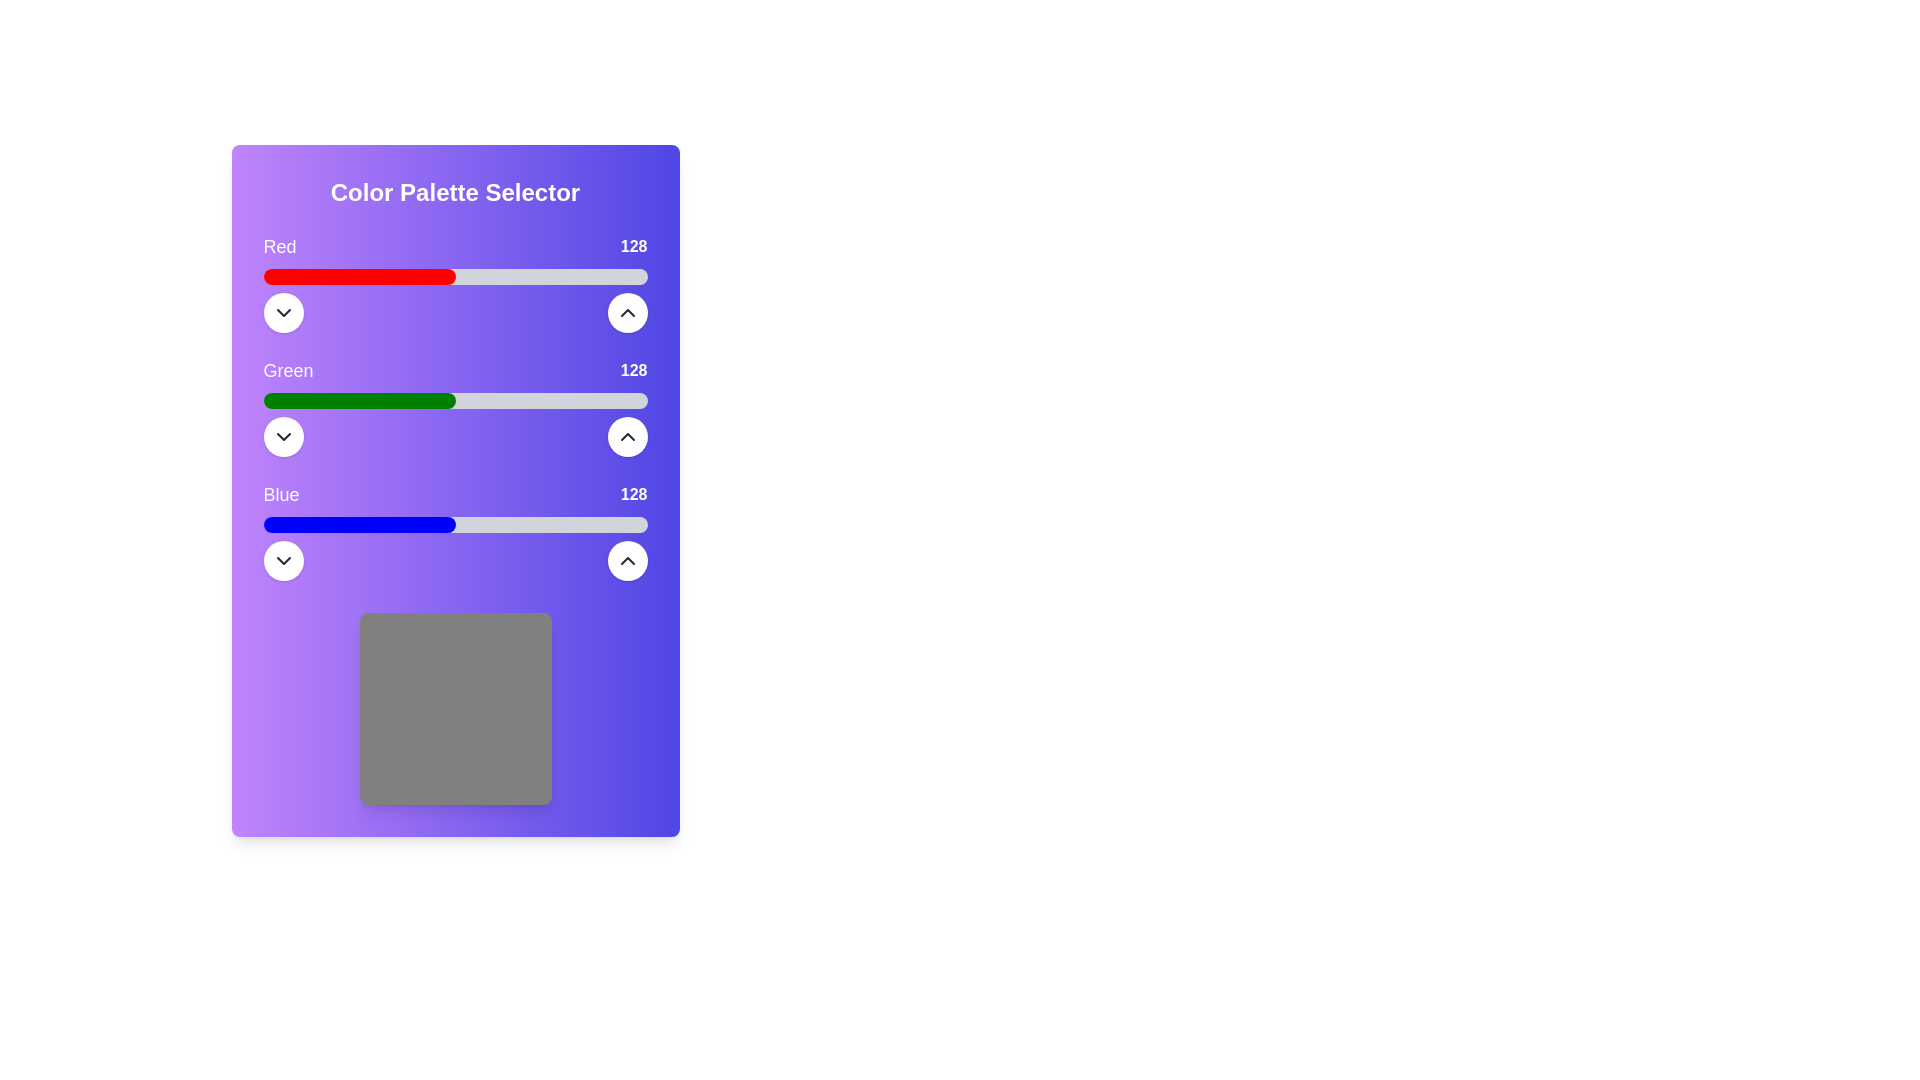  What do you see at coordinates (332, 401) in the screenshot?
I see `the green component of the color` at bounding box center [332, 401].